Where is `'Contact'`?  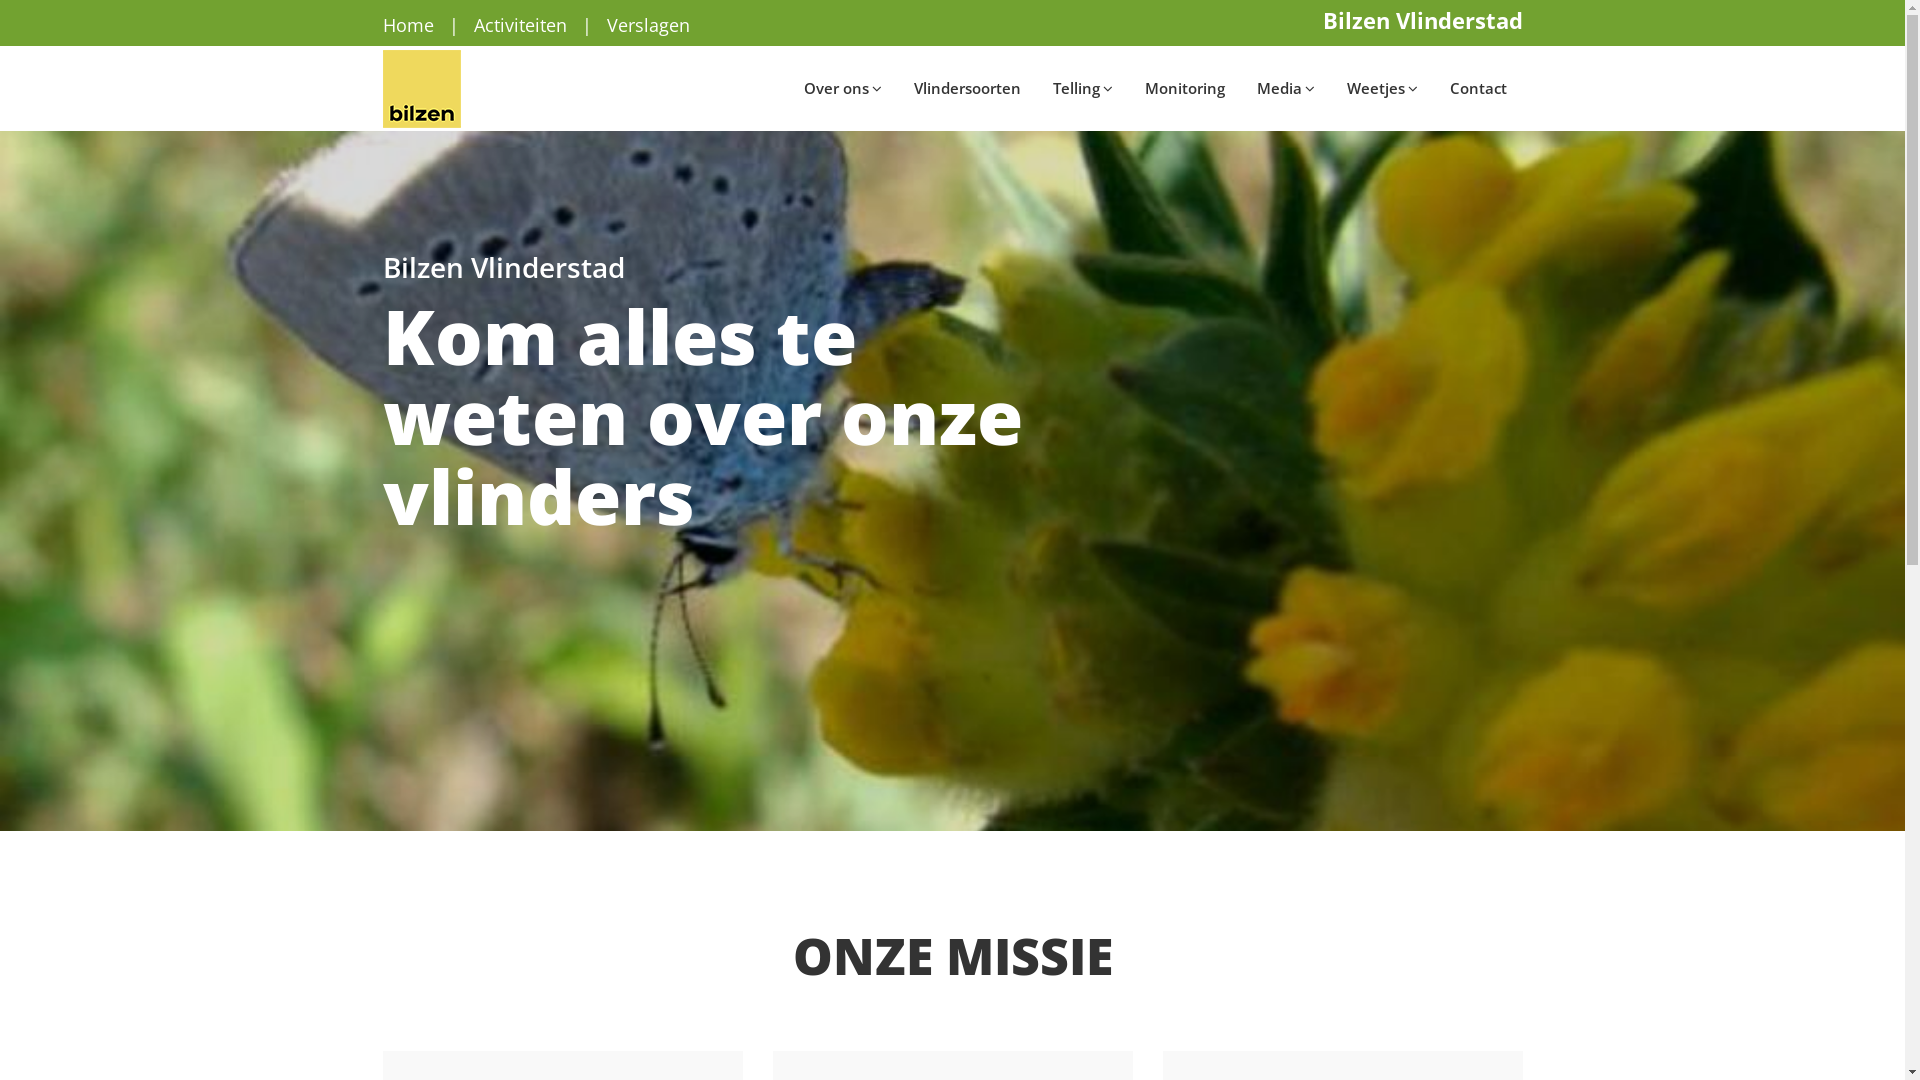 'Contact' is located at coordinates (1478, 87).